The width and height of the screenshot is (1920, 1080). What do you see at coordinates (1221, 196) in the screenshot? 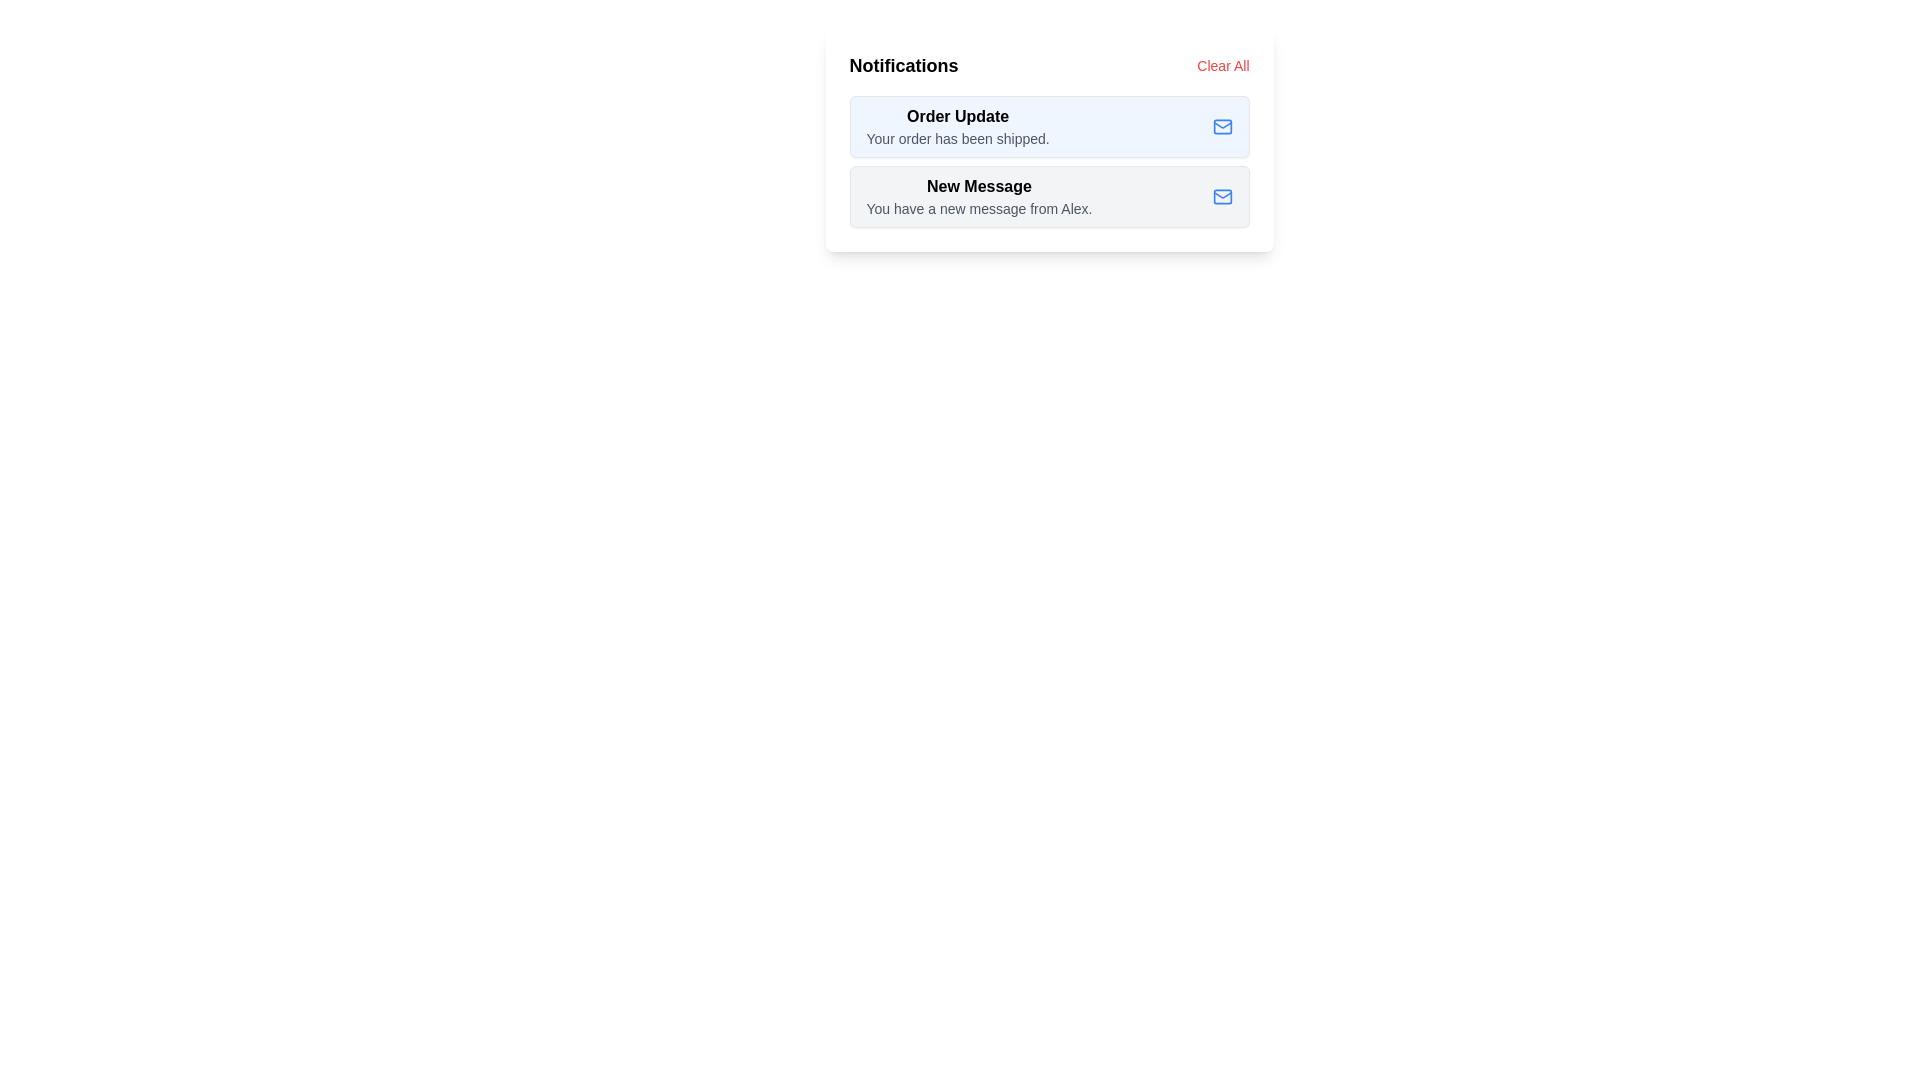
I see `the rectangular part of the envelope design icon in the New Message notification card` at bounding box center [1221, 196].